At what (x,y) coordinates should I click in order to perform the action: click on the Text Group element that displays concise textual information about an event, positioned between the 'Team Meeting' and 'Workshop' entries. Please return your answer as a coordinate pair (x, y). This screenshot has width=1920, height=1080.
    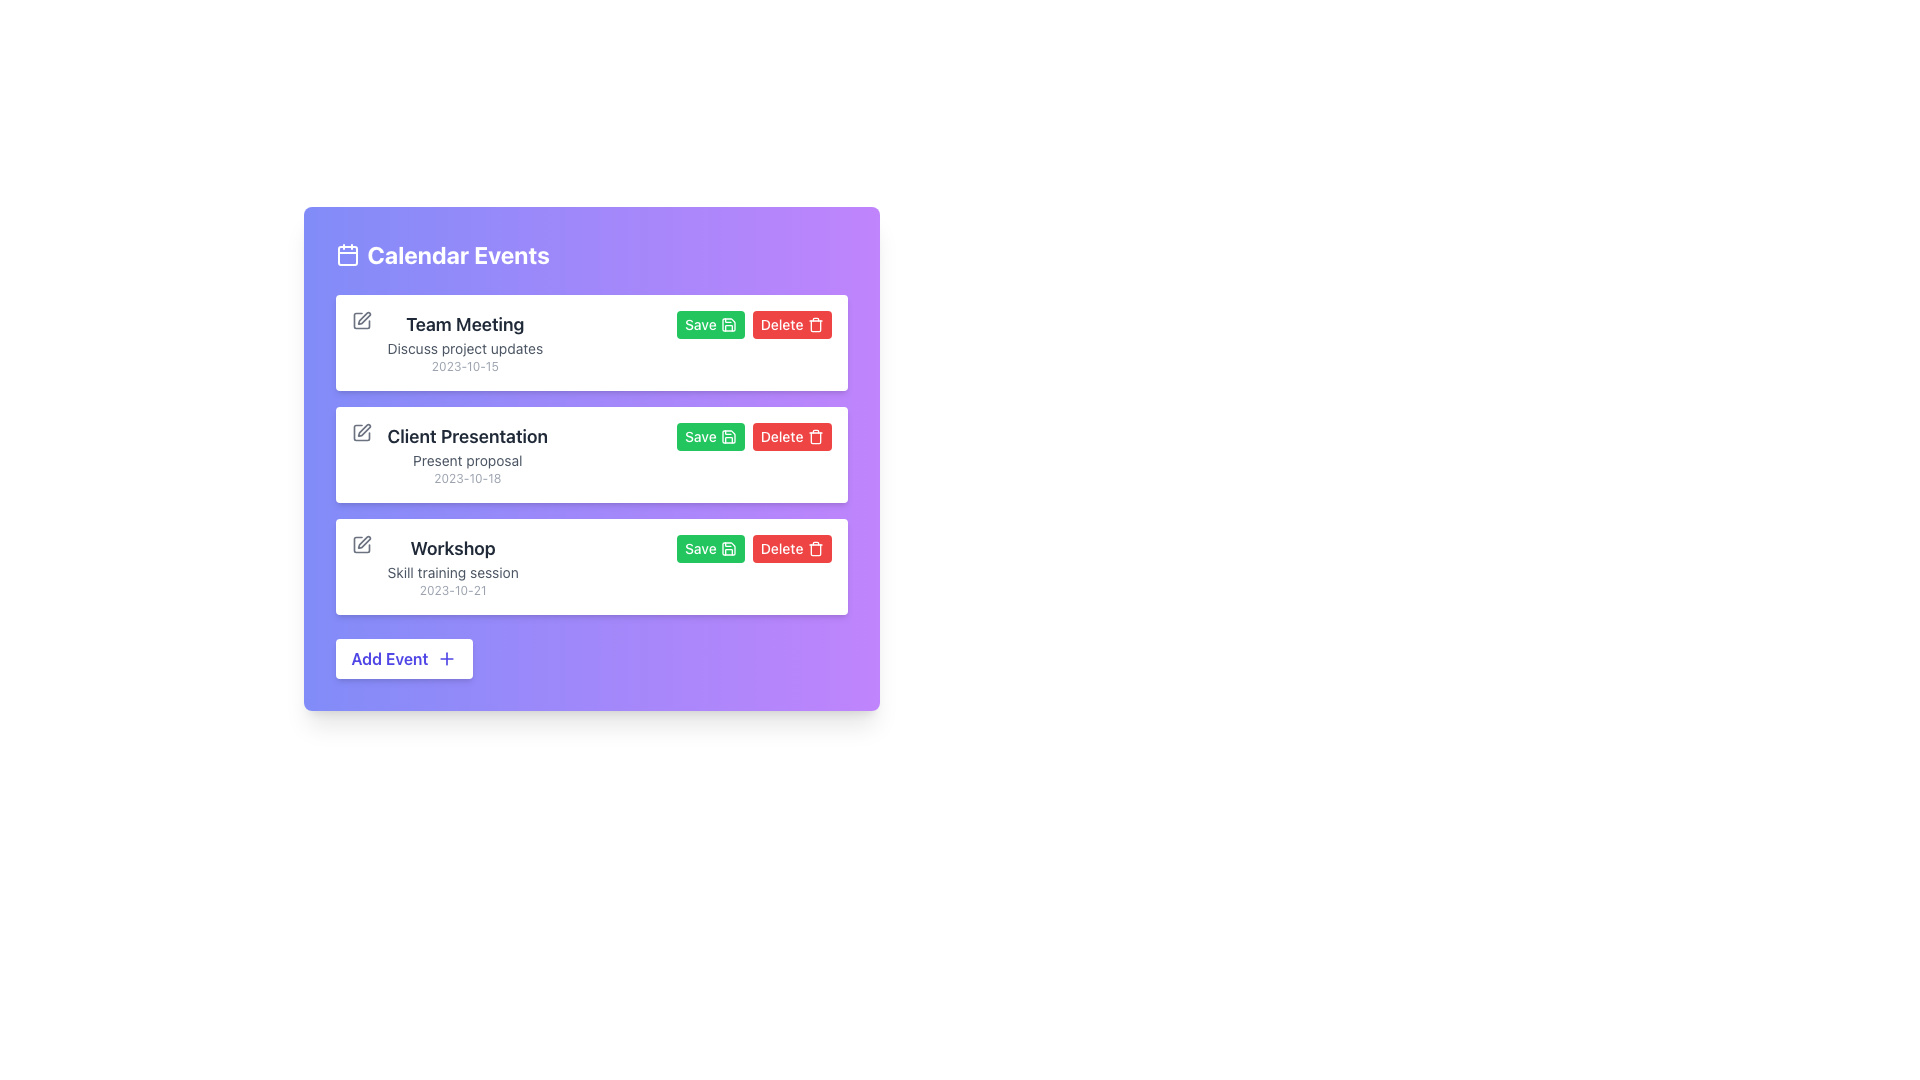
    Looking at the image, I should click on (466, 455).